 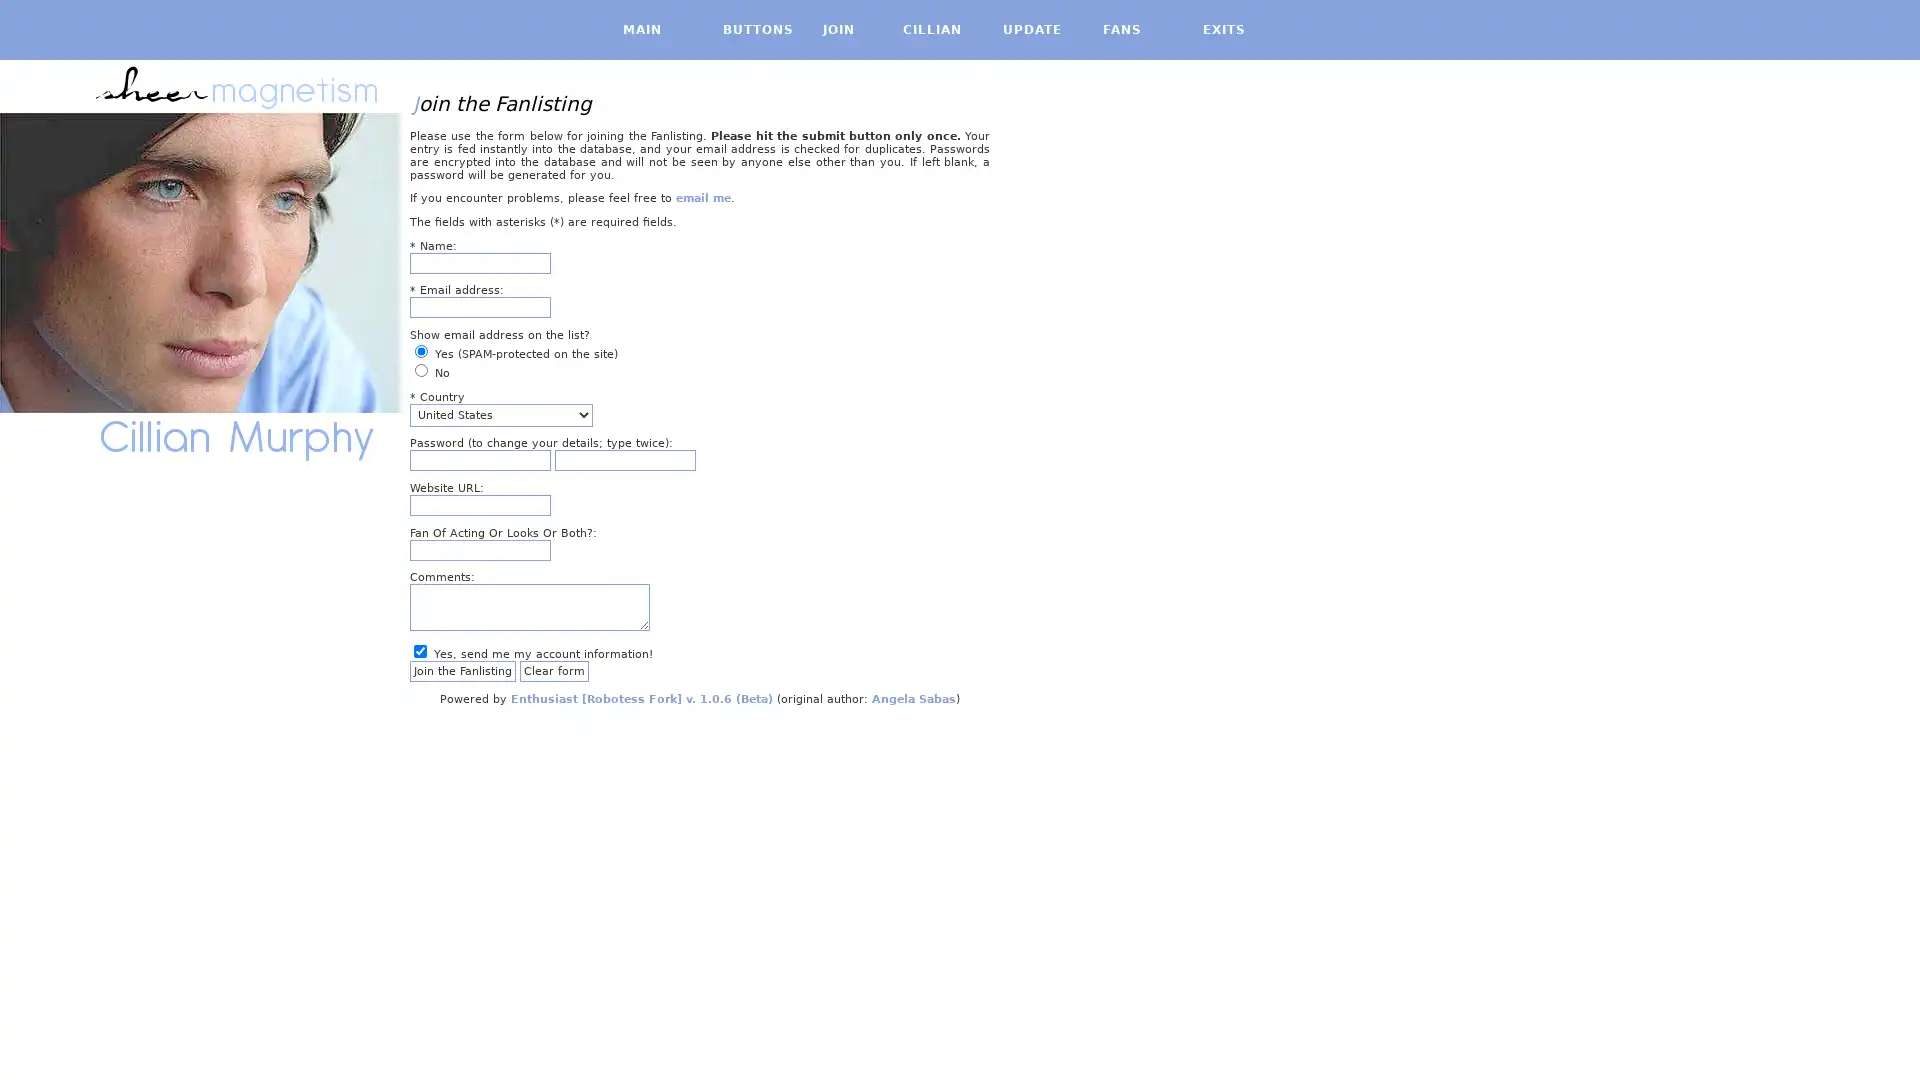 What do you see at coordinates (554, 670) in the screenshot?
I see `Clear form` at bounding box center [554, 670].